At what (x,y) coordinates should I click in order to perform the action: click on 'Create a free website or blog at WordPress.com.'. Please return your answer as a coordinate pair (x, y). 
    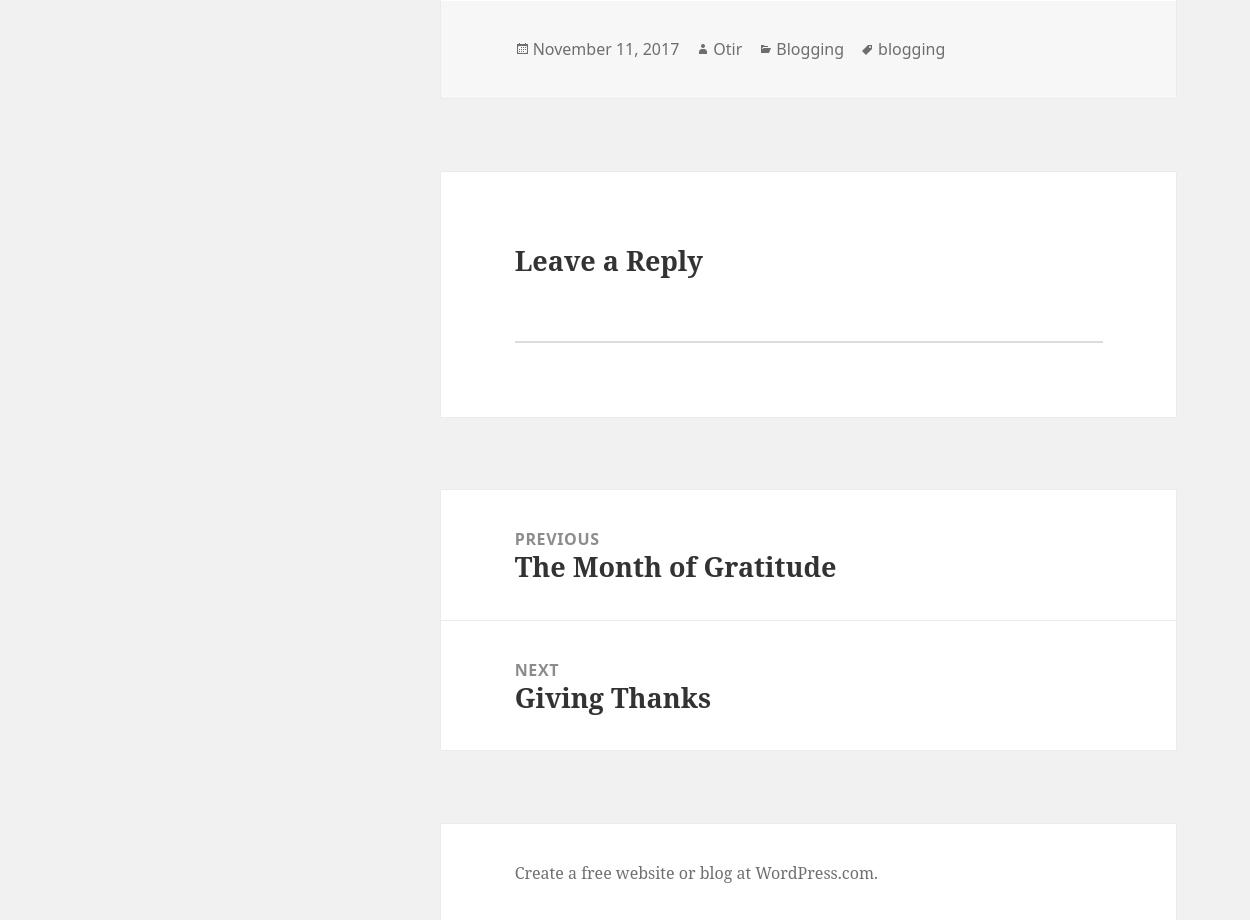
    Looking at the image, I should click on (695, 870).